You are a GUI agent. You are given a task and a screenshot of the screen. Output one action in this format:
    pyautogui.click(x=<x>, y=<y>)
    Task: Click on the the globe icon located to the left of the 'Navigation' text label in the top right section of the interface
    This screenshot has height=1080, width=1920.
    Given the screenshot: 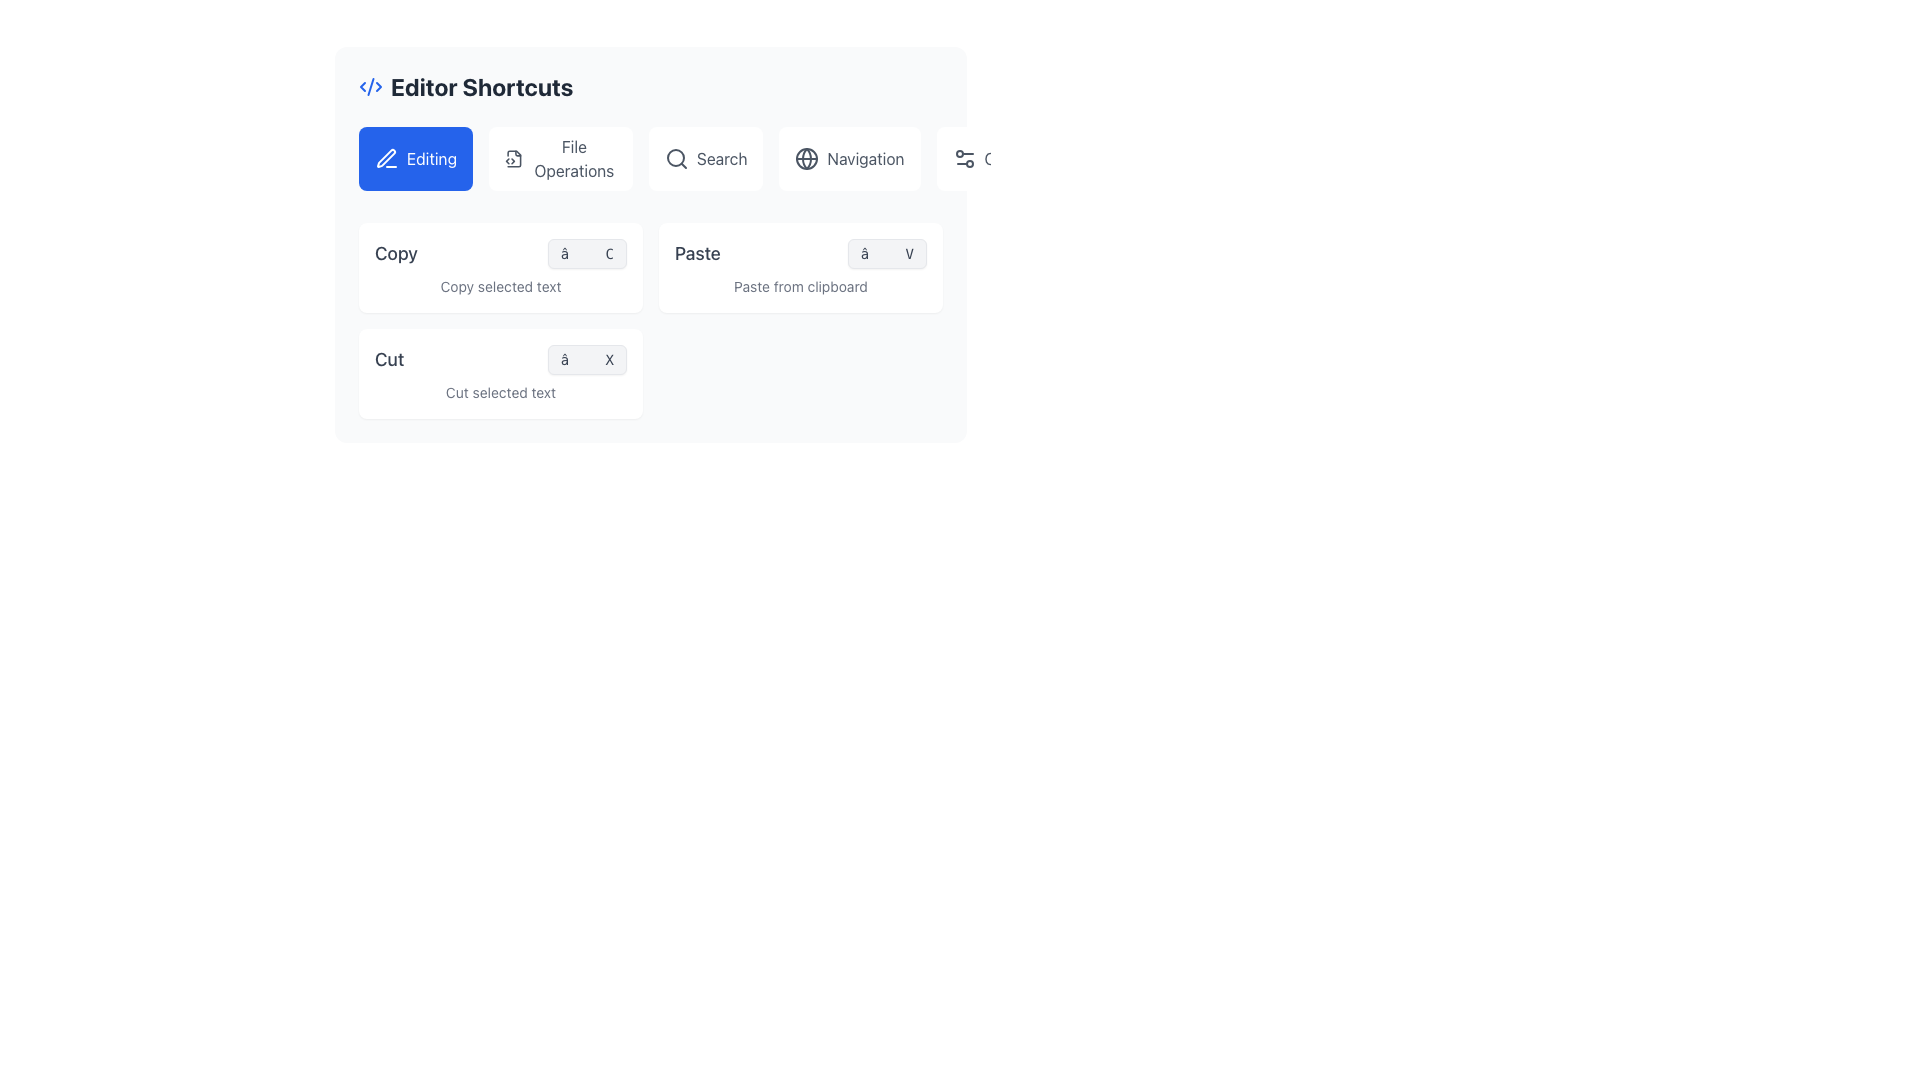 What is the action you would take?
    pyautogui.click(x=807, y=157)
    